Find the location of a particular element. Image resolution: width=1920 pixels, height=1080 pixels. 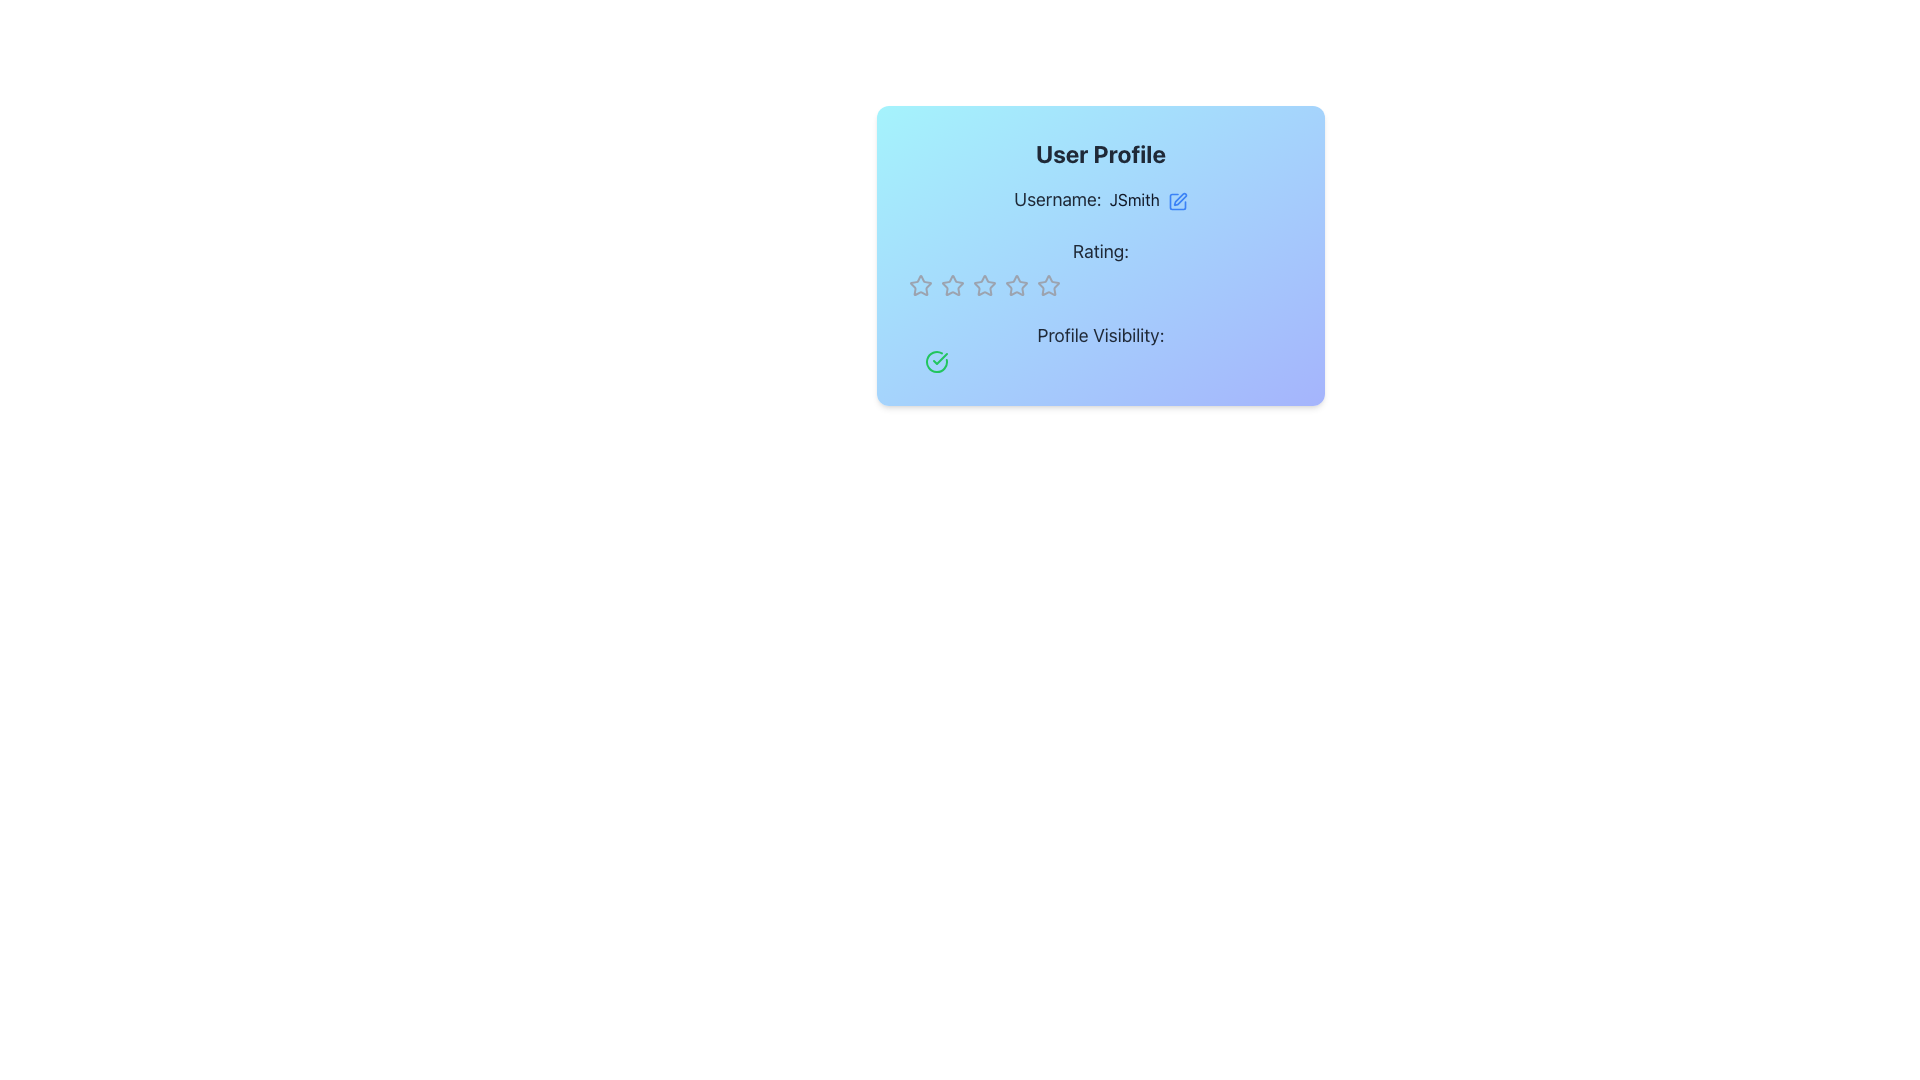

the third star icon in the rating interface is located at coordinates (984, 285).